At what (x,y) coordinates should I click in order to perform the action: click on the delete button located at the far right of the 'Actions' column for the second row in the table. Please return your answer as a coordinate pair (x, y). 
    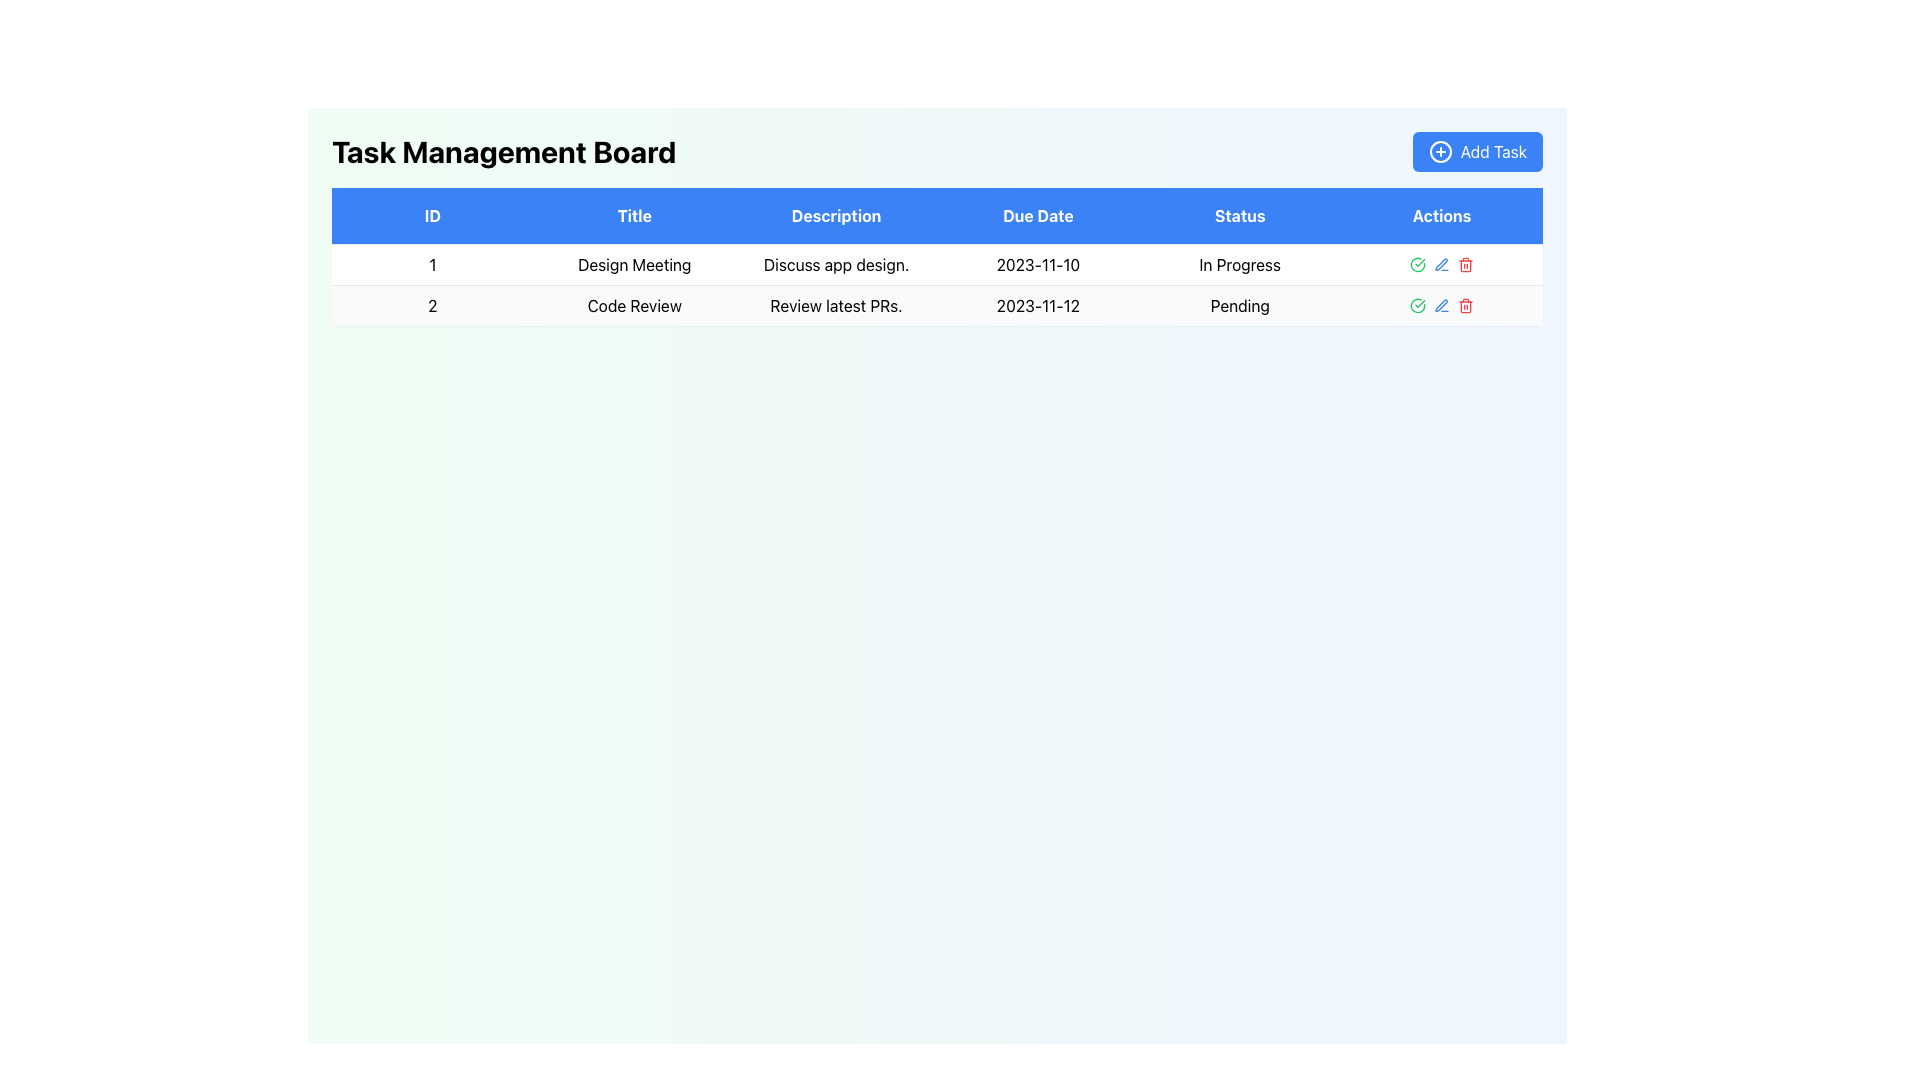
    Looking at the image, I should click on (1466, 264).